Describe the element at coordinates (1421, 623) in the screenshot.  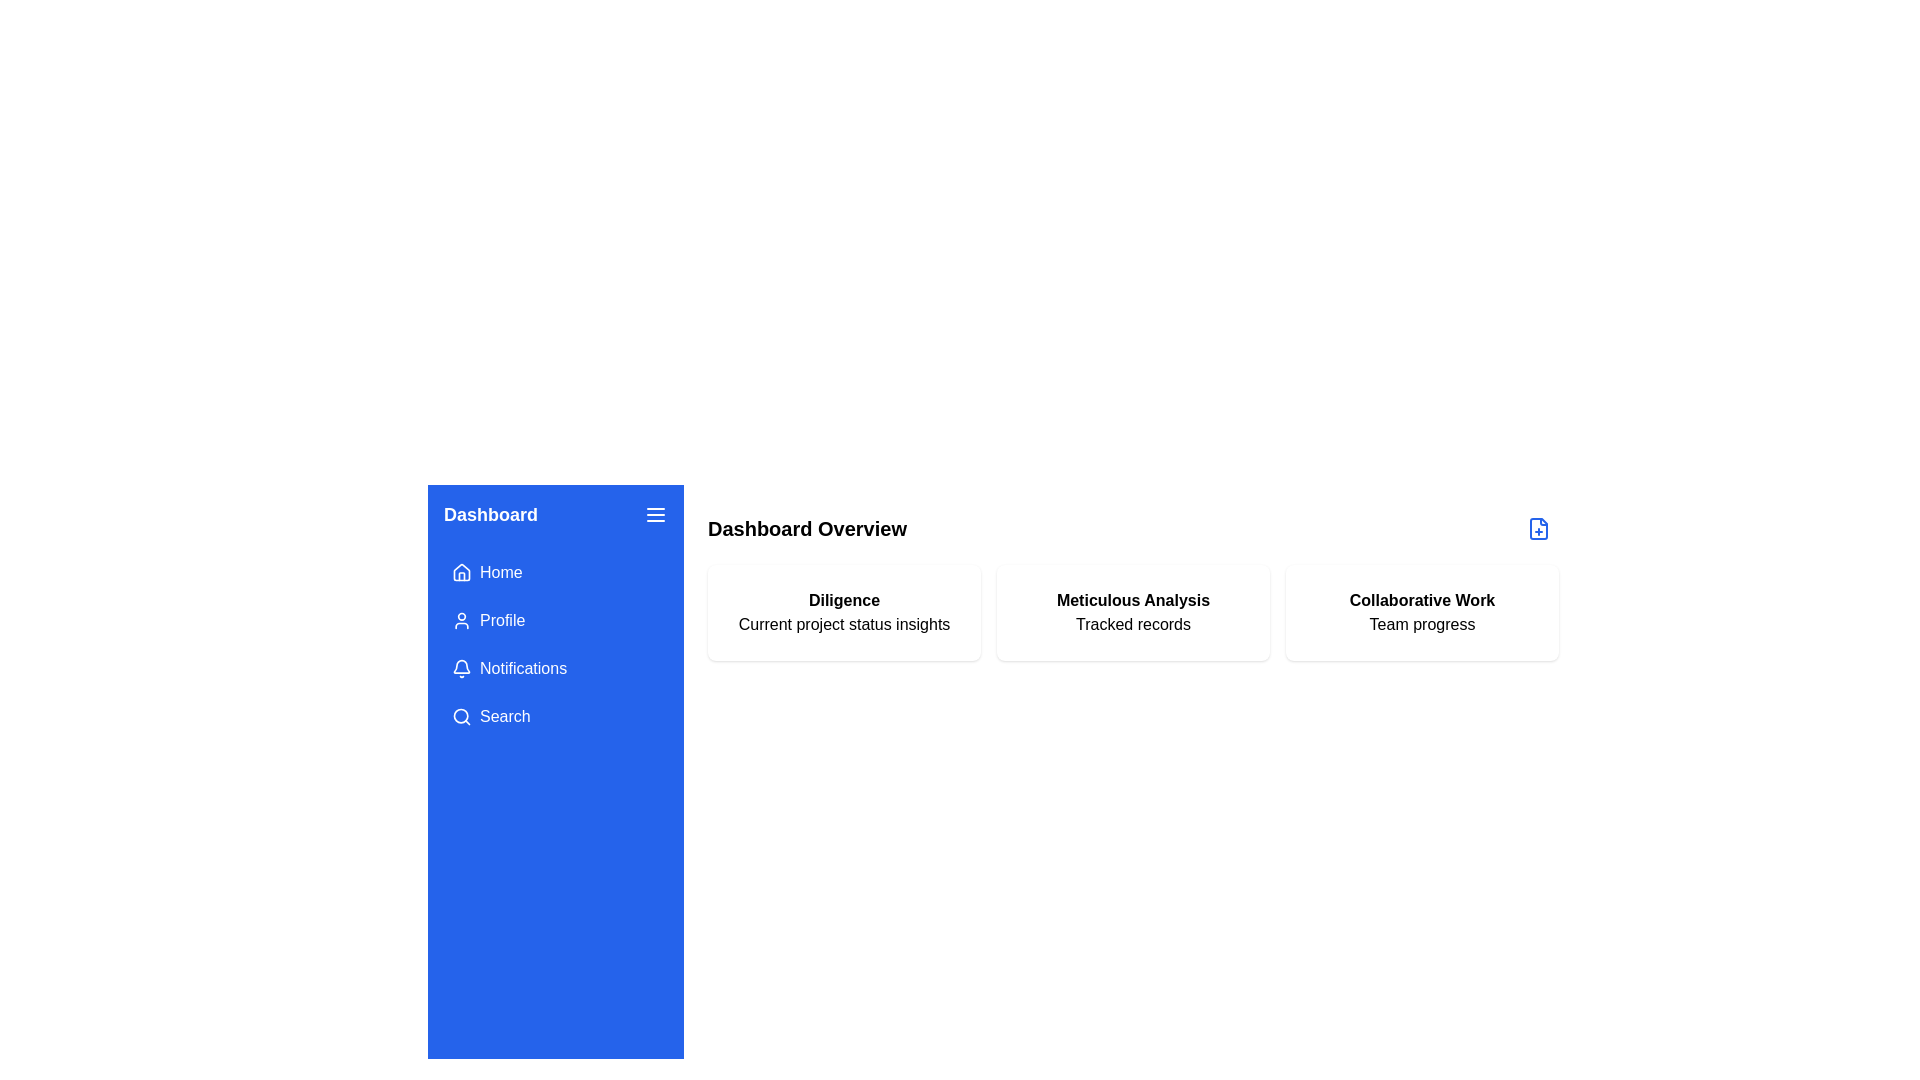
I see `the text label that reads 'Team progress', which is styled with a standard font and located below the 'Collaborative Work' header in the top-right section of the UI` at that location.